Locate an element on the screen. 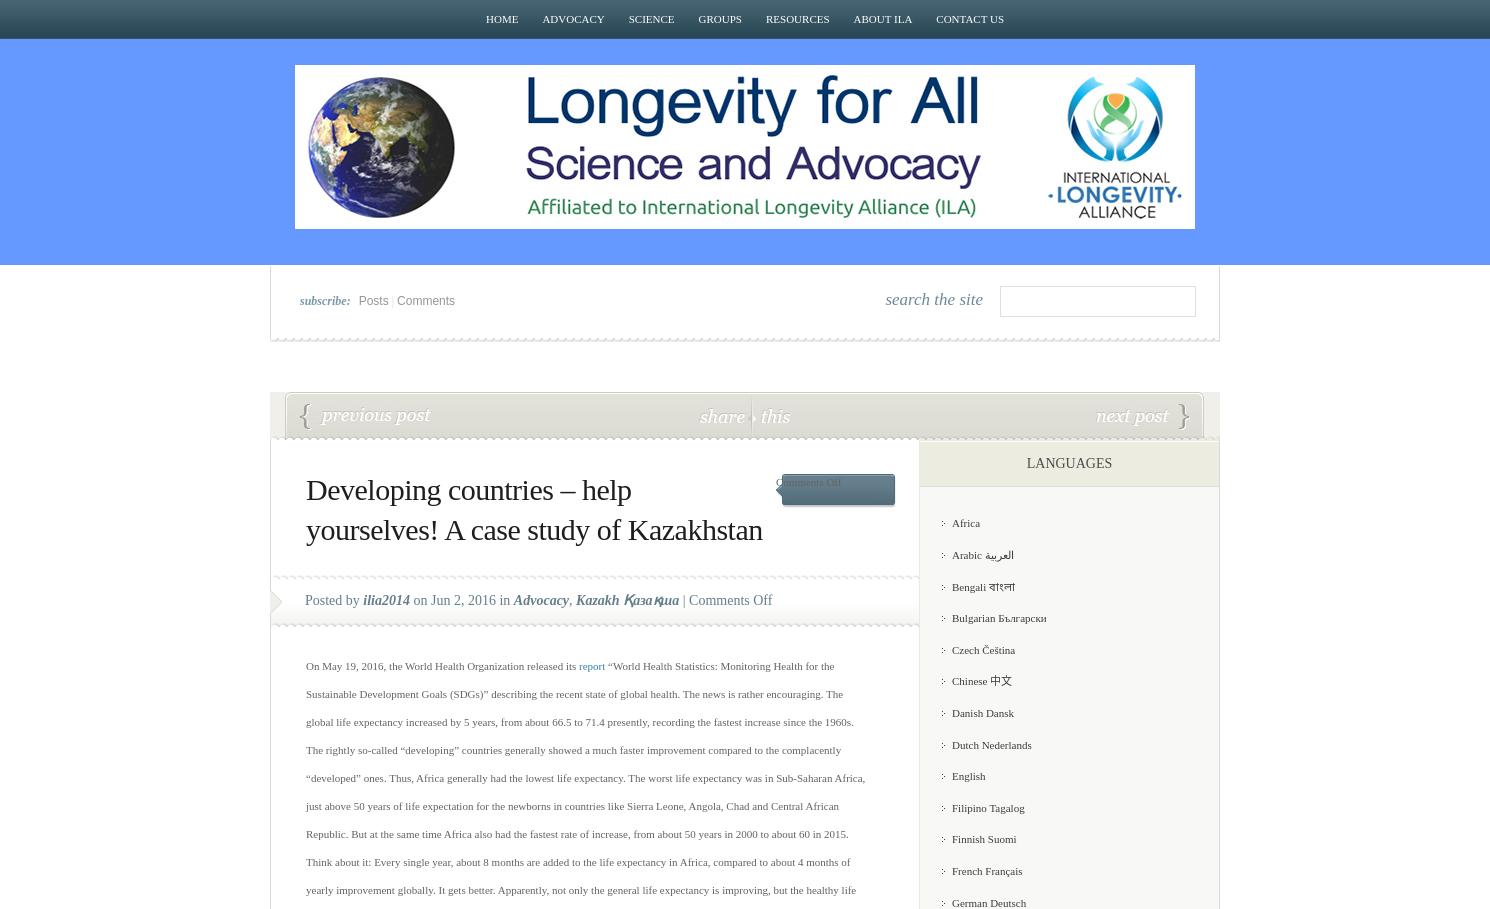  'Bengali বাংলা' is located at coordinates (982, 585).